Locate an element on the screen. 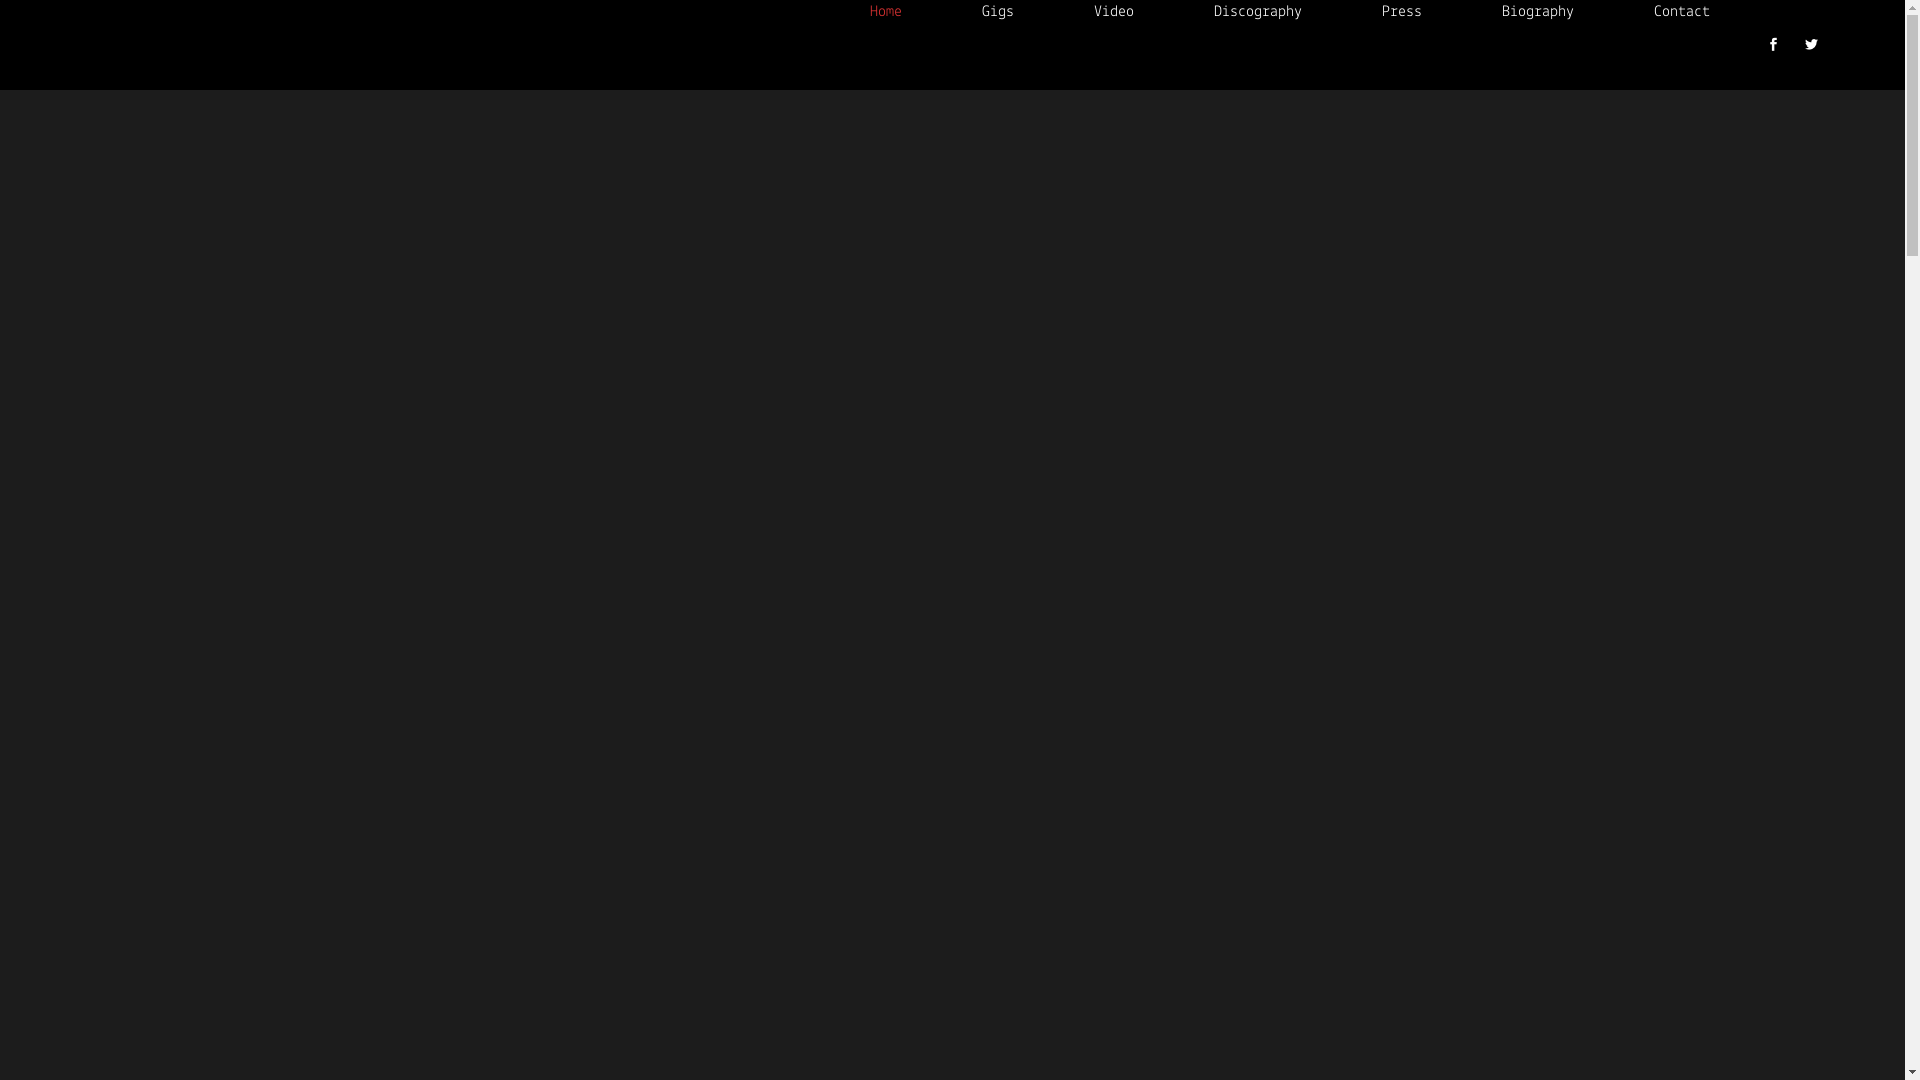 This screenshot has height=1080, width=1920. 'Discography' is located at coordinates (1174, 11).